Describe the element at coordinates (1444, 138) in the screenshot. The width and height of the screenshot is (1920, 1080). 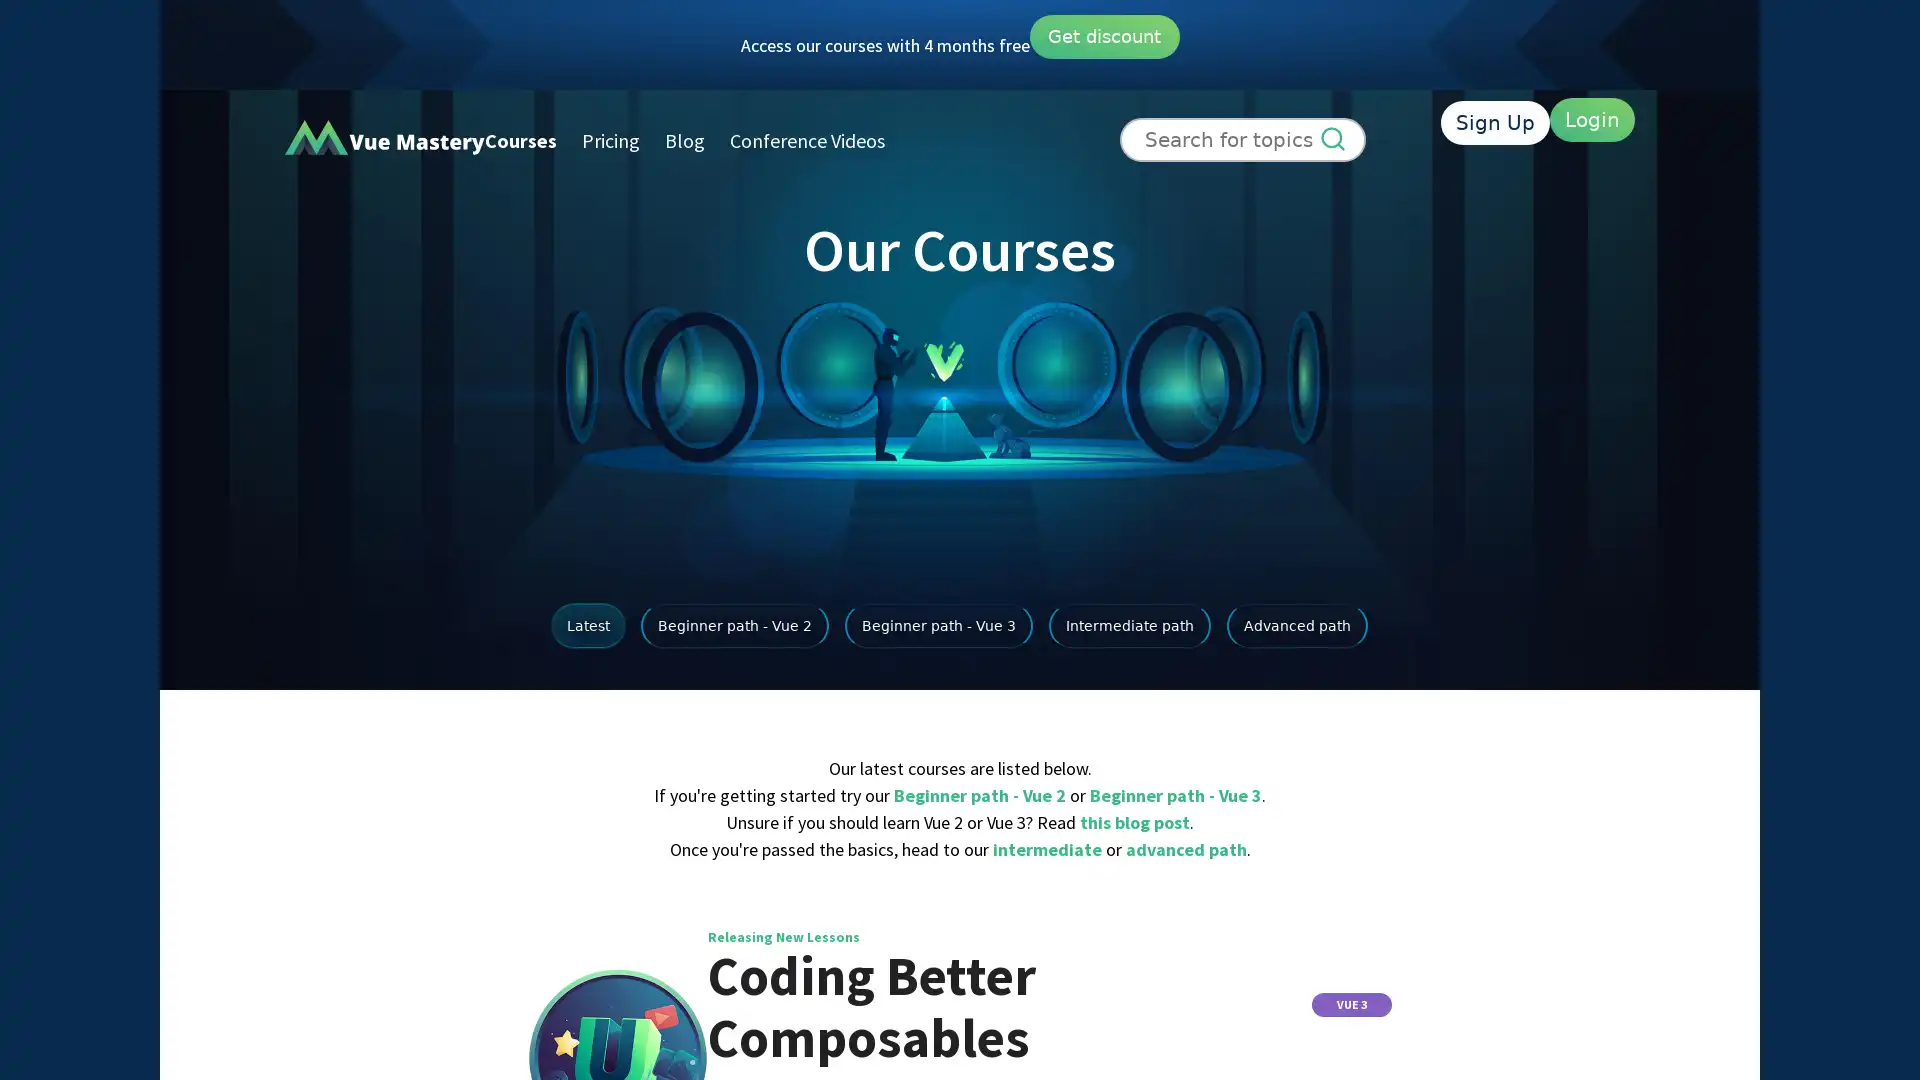
I see `Sign Up` at that location.